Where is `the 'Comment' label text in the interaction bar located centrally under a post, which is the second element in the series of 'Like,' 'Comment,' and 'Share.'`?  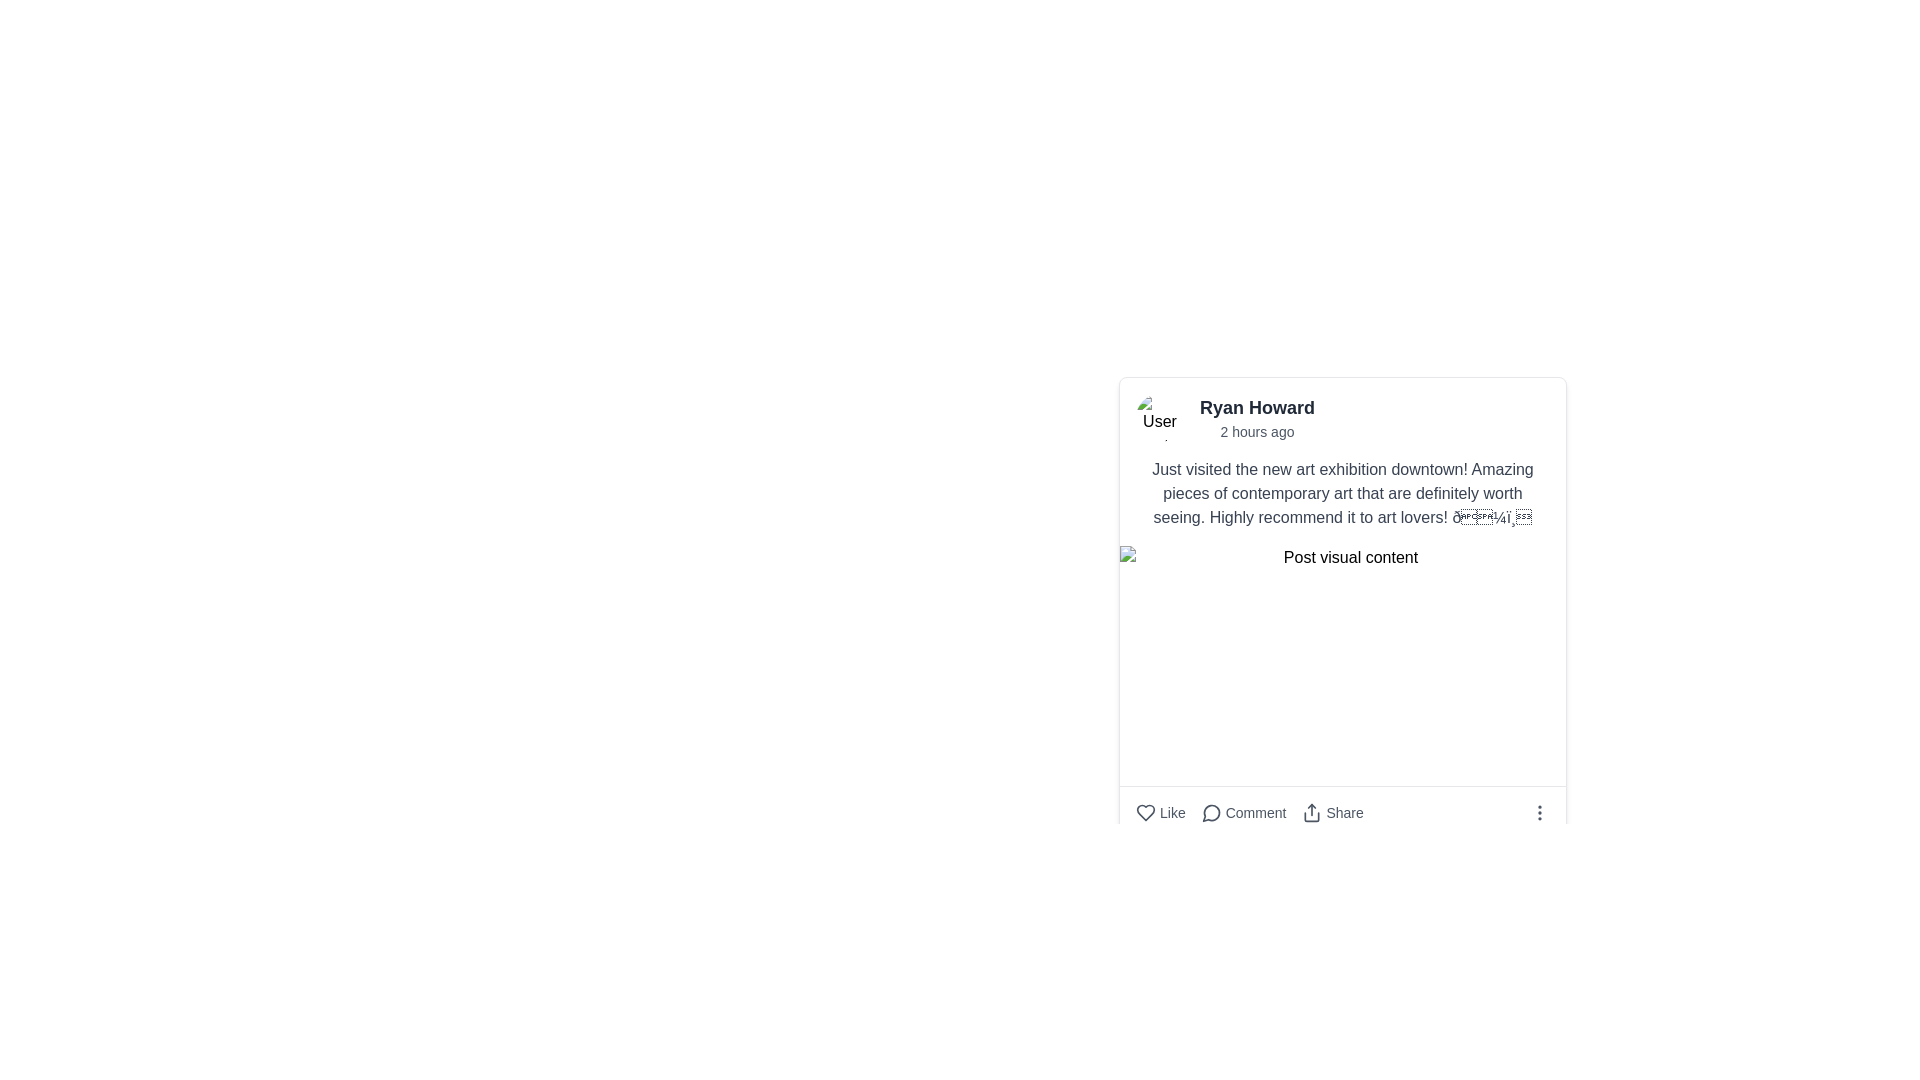
the 'Comment' label text in the interaction bar located centrally under a post, which is the second element in the series of 'Like,' 'Comment,' and 'Share.' is located at coordinates (1255, 813).